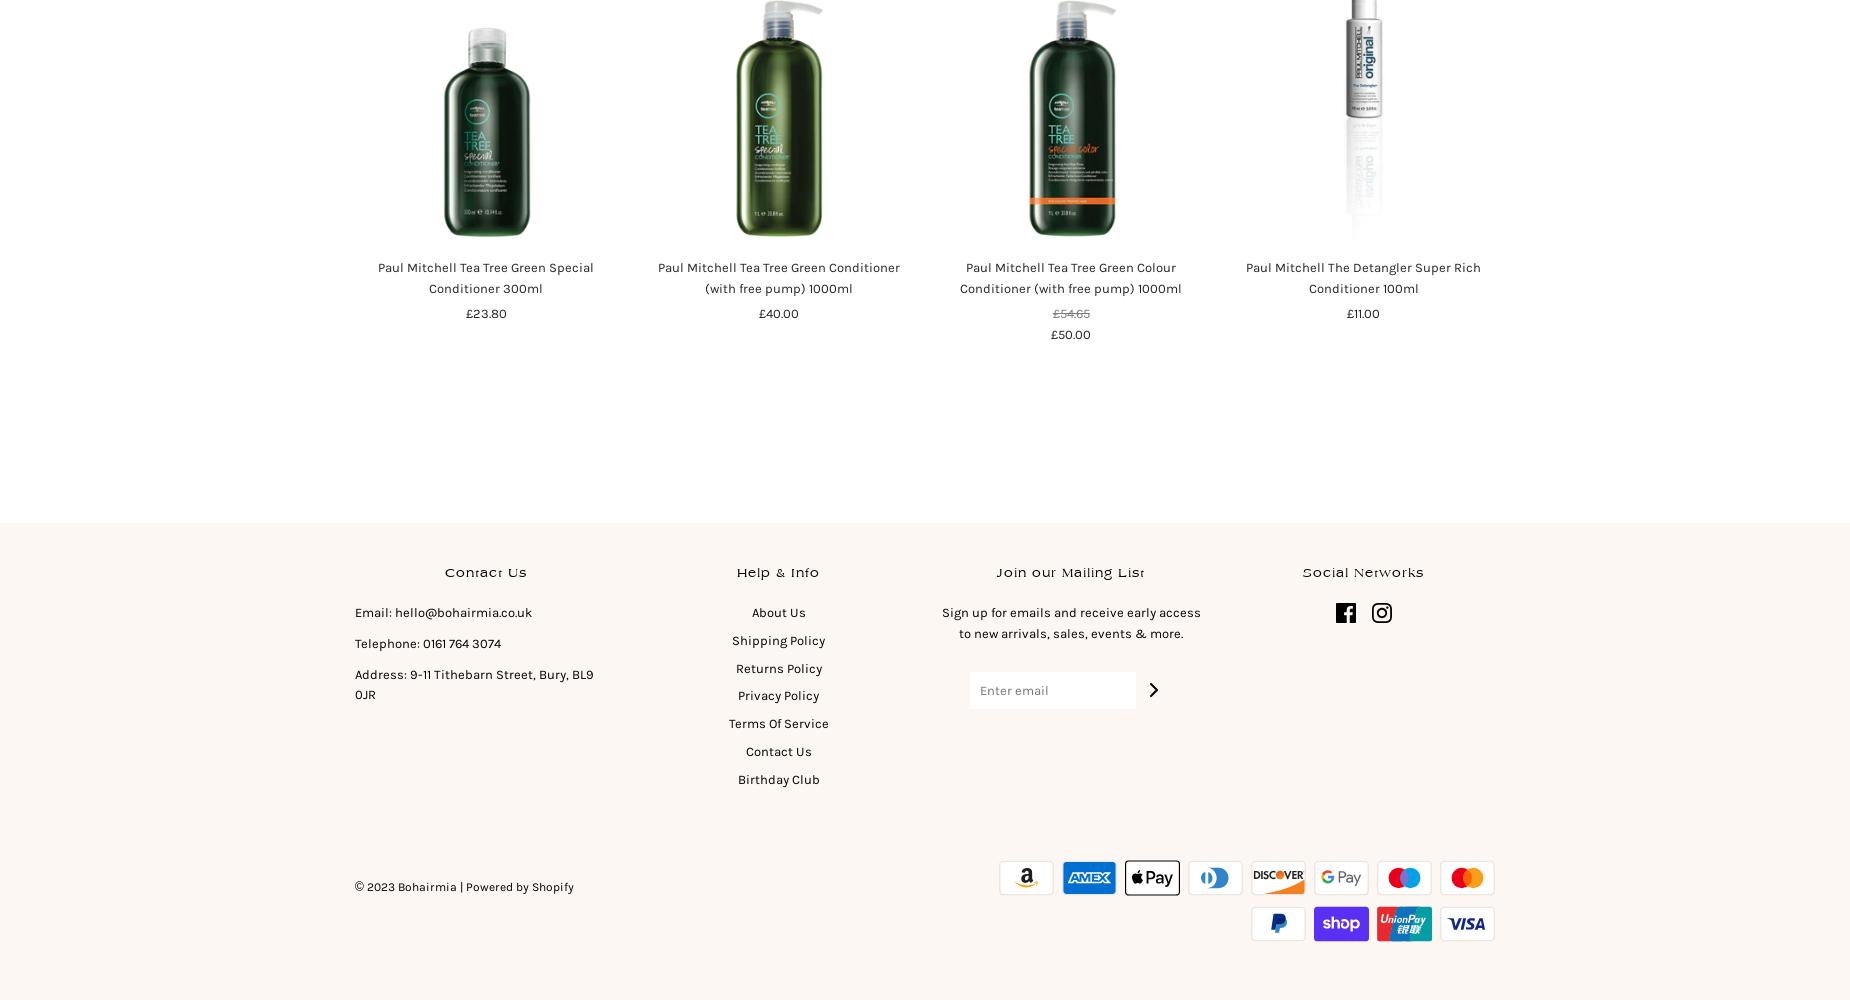  Describe the element at coordinates (777, 778) in the screenshot. I see `'Birthday Club'` at that location.